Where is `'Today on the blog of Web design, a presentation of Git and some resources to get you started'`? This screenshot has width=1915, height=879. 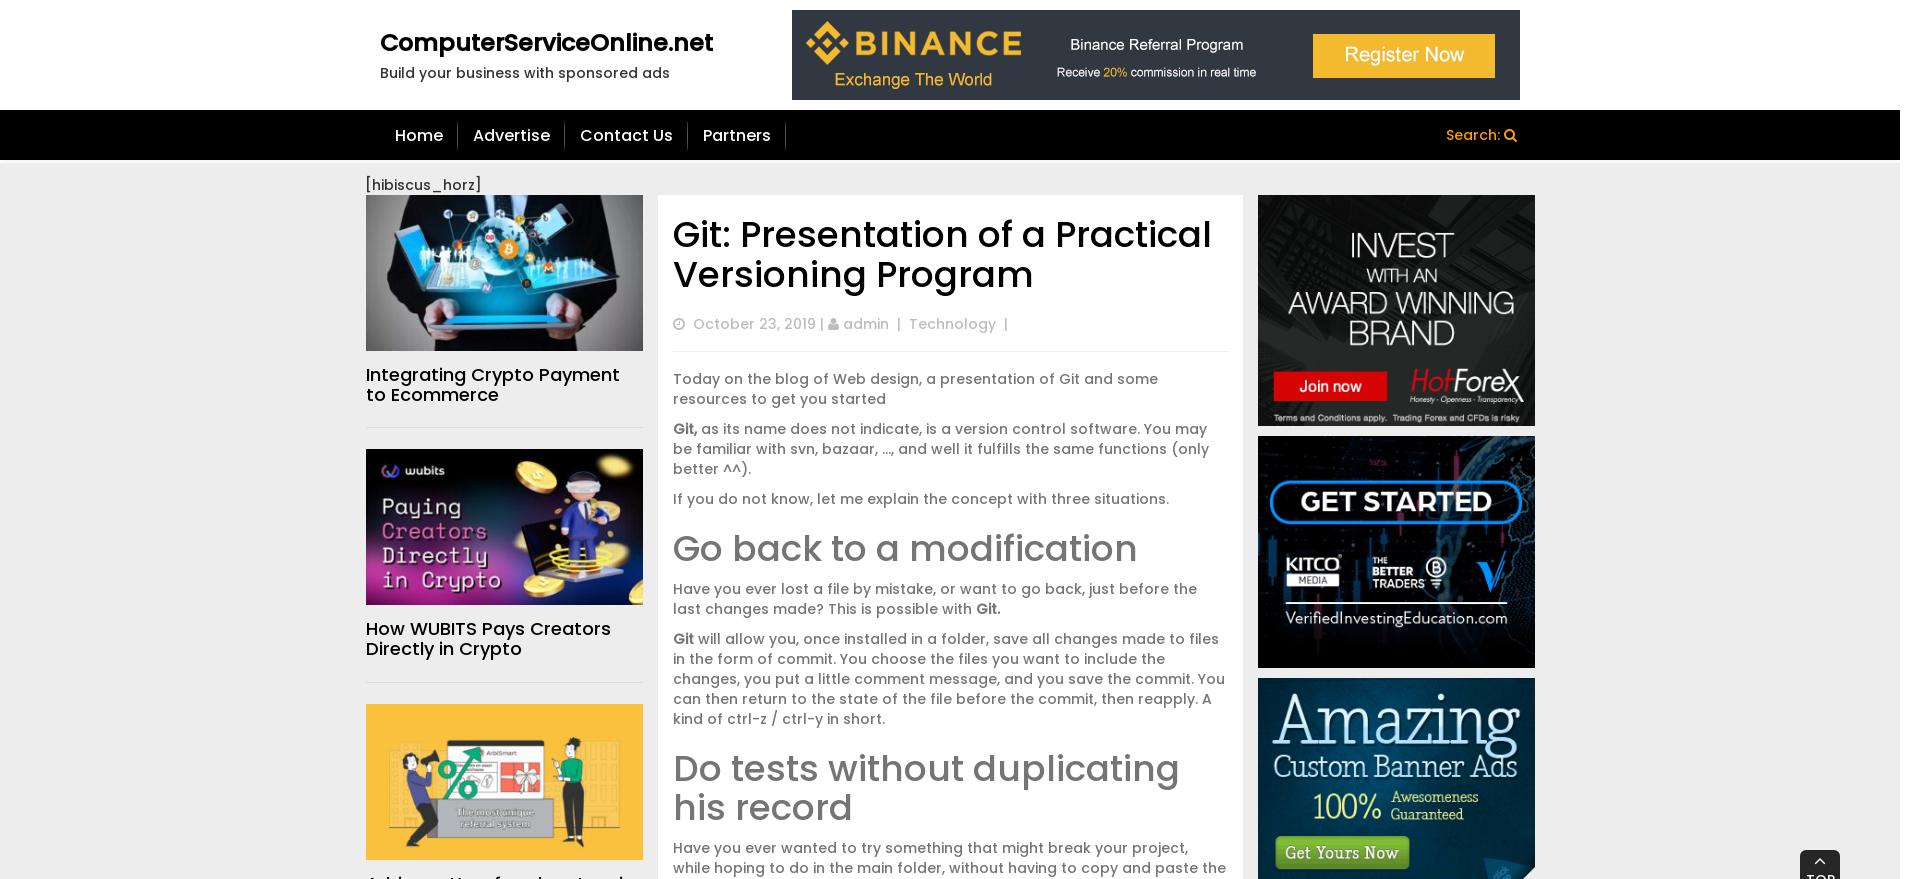
'Today on the blog of Web design, a presentation of Git and some resources to get you started' is located at coordinates (671, 388).